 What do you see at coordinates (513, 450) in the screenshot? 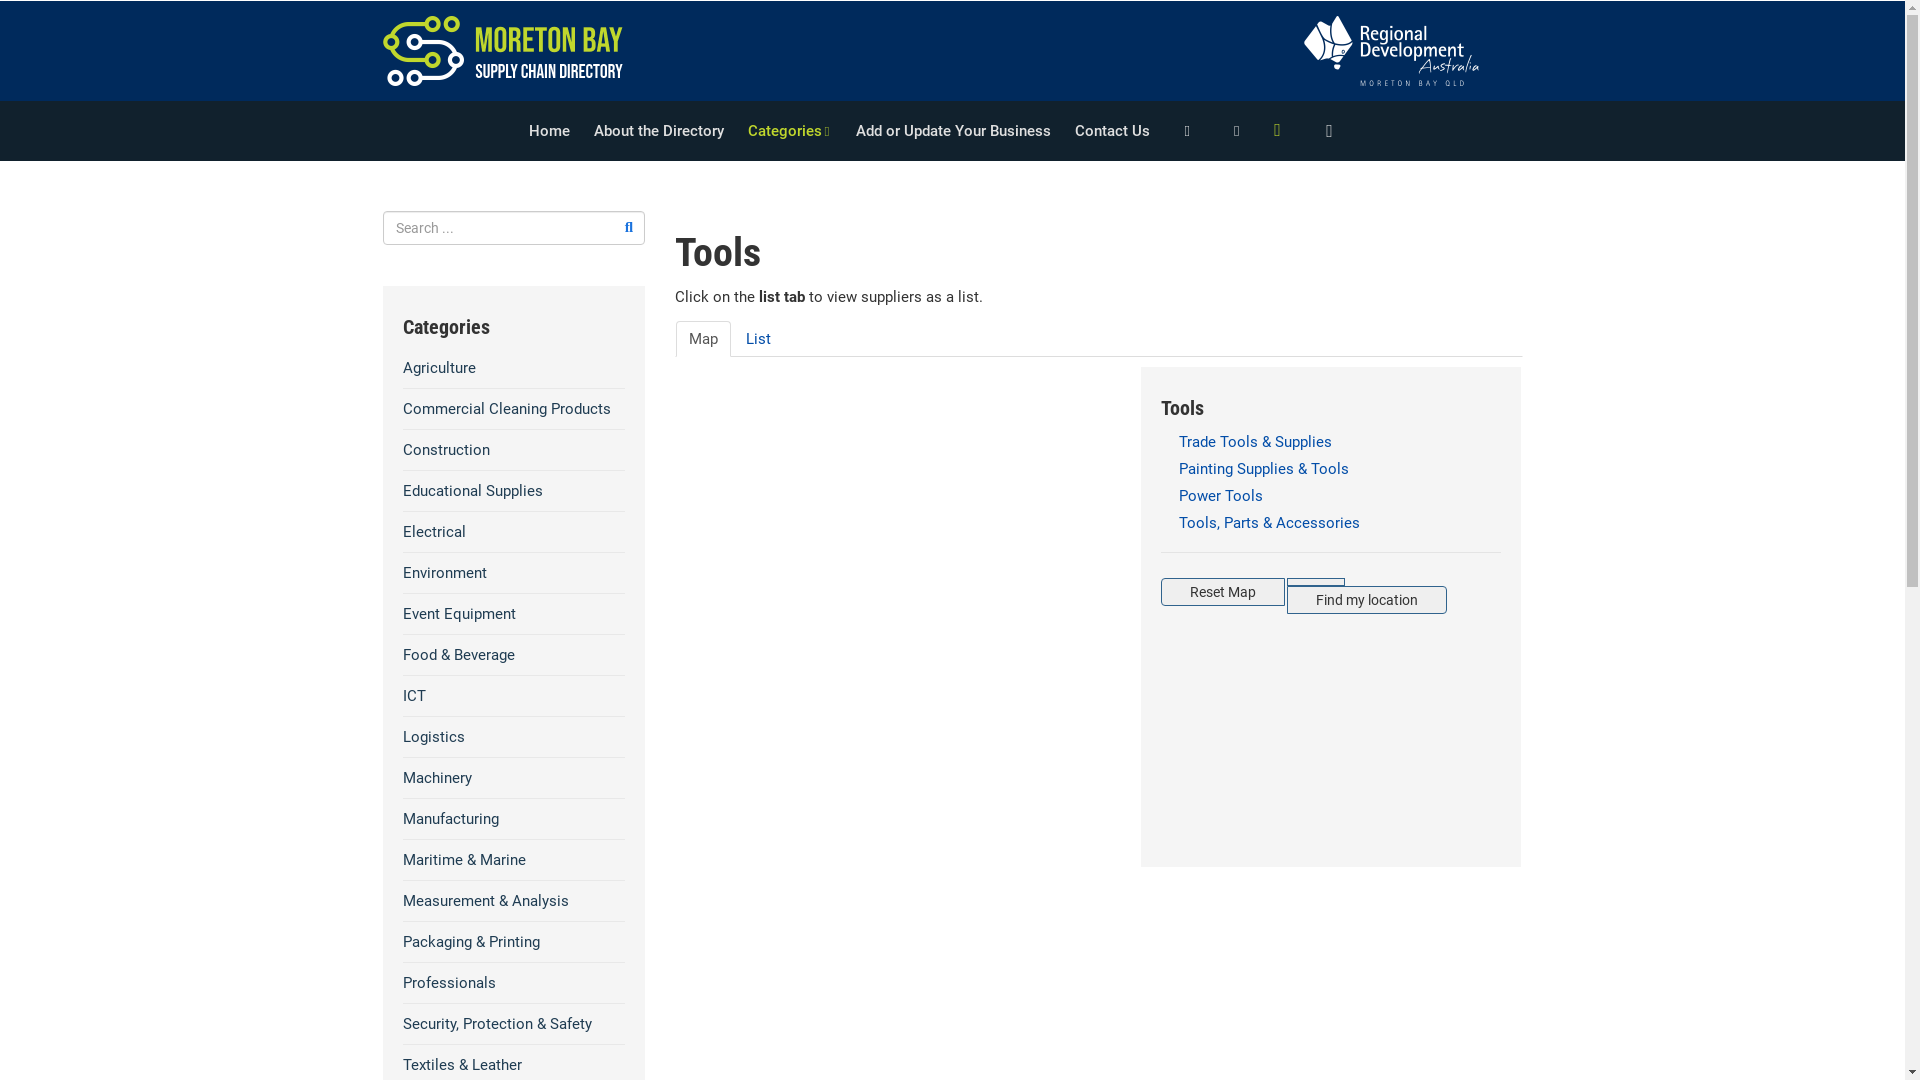
I see `'Construction'` at bounding box center [513, 450].